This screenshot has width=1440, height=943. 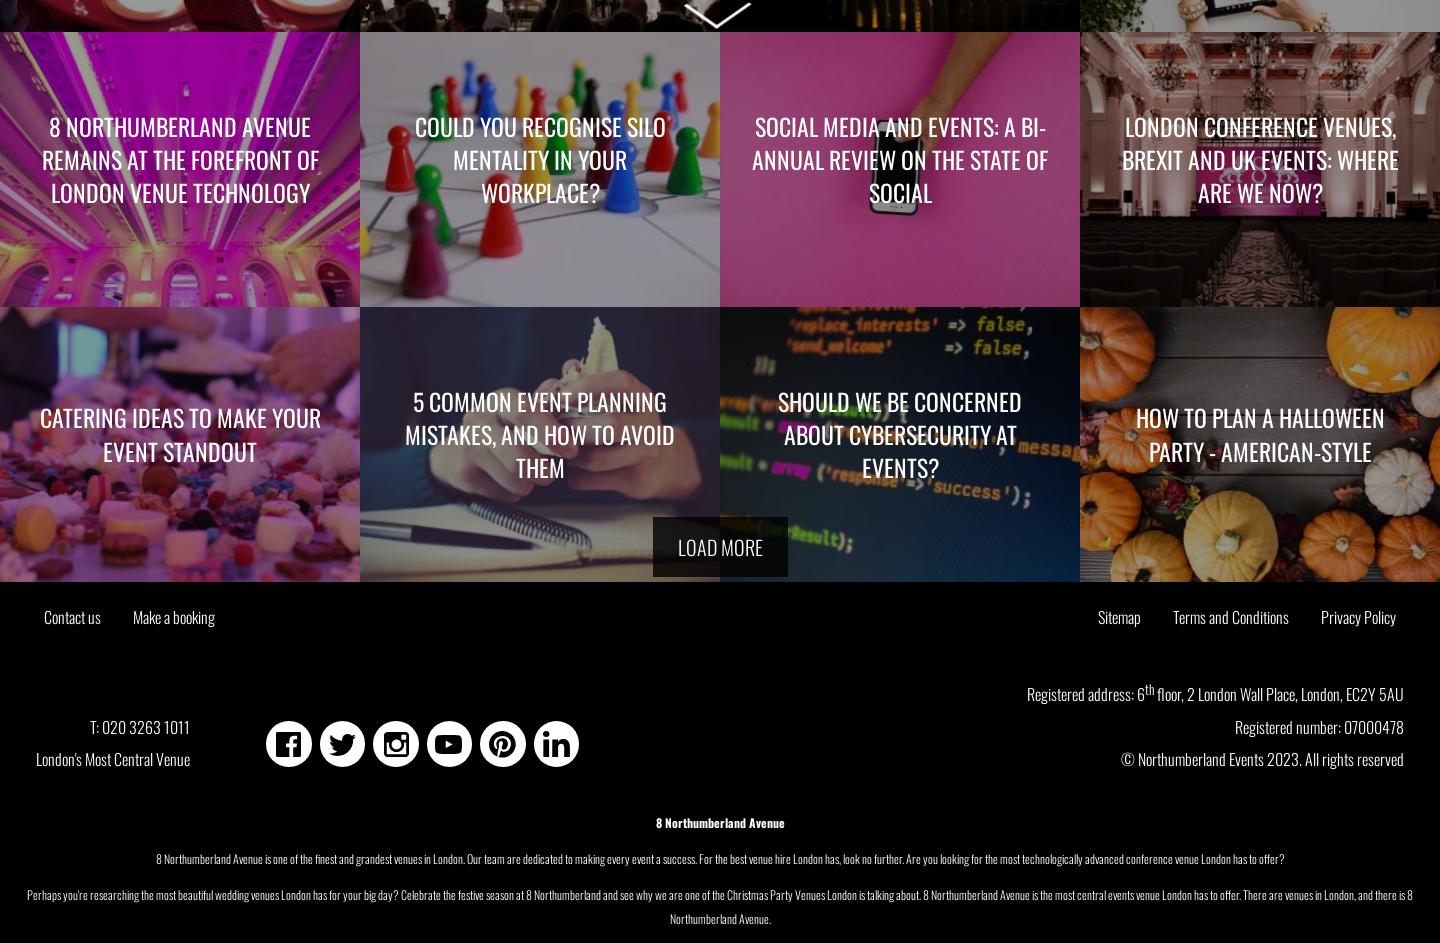 What do you see at coordinates (676, 547) in the screenshot?
I see `'LOAD MORE'` at bounding box center [676, 547].